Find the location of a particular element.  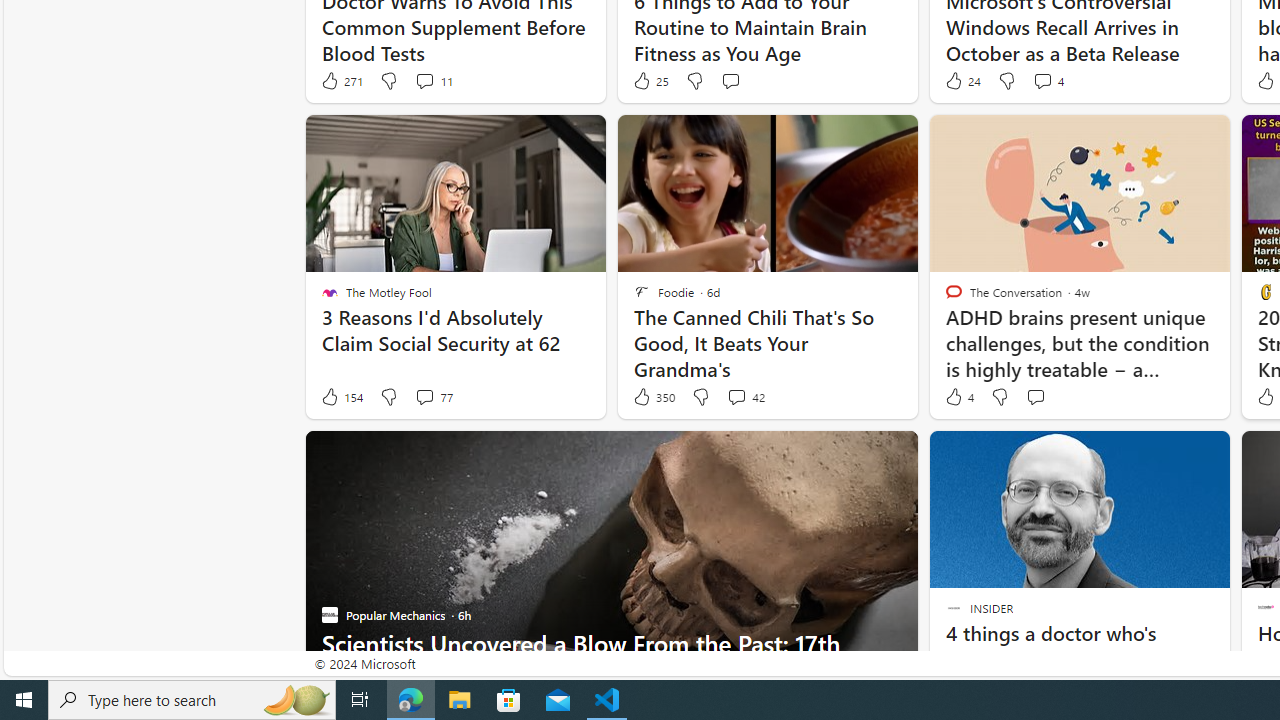

'4 Like' is located at coordinates (957, 397).